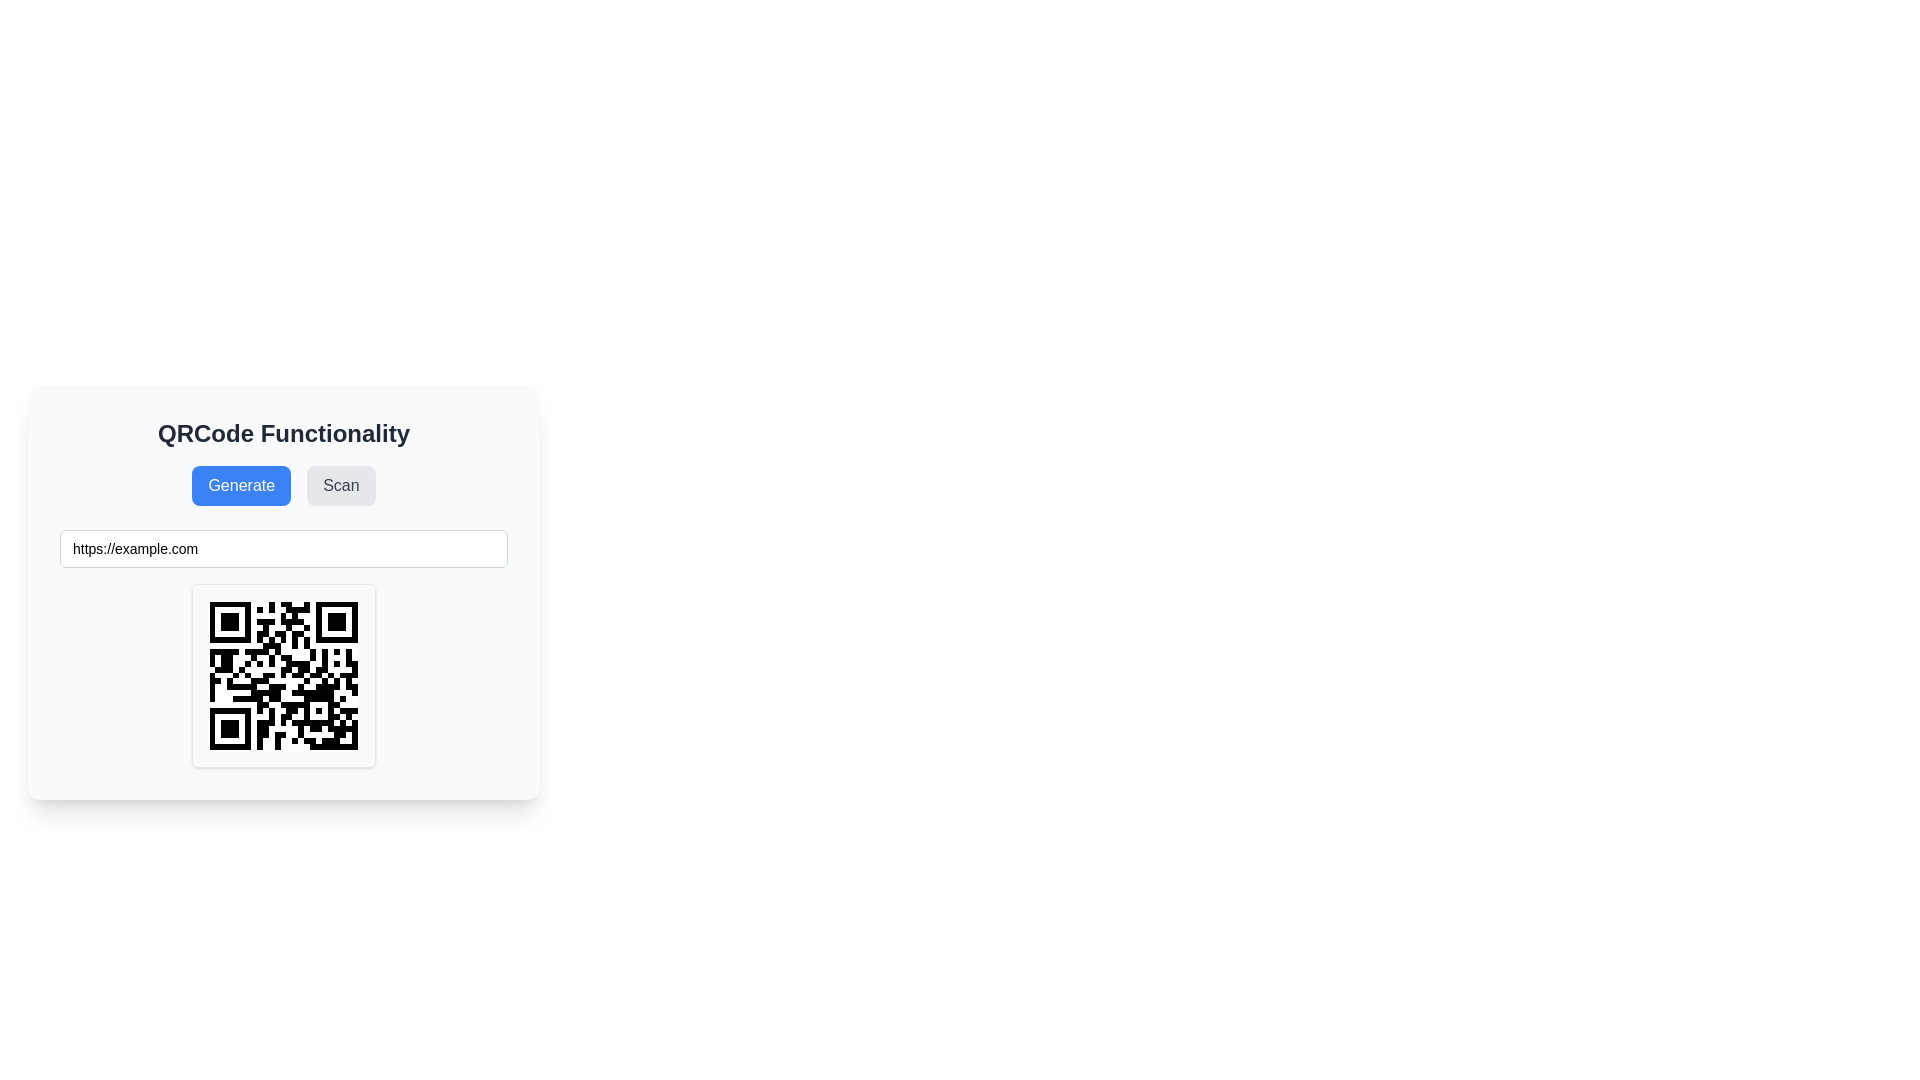 This screenshot has width=1920, height=1080. What do you see at coordinates (341, 486) in the screenshot?
I see `the 'Scan' button, which is a rectangular button with rounded corners, gray background, and dark gray text, located on the right side of the button group below the title 'QRCode Functionality'` at bounding box center [341, 486].